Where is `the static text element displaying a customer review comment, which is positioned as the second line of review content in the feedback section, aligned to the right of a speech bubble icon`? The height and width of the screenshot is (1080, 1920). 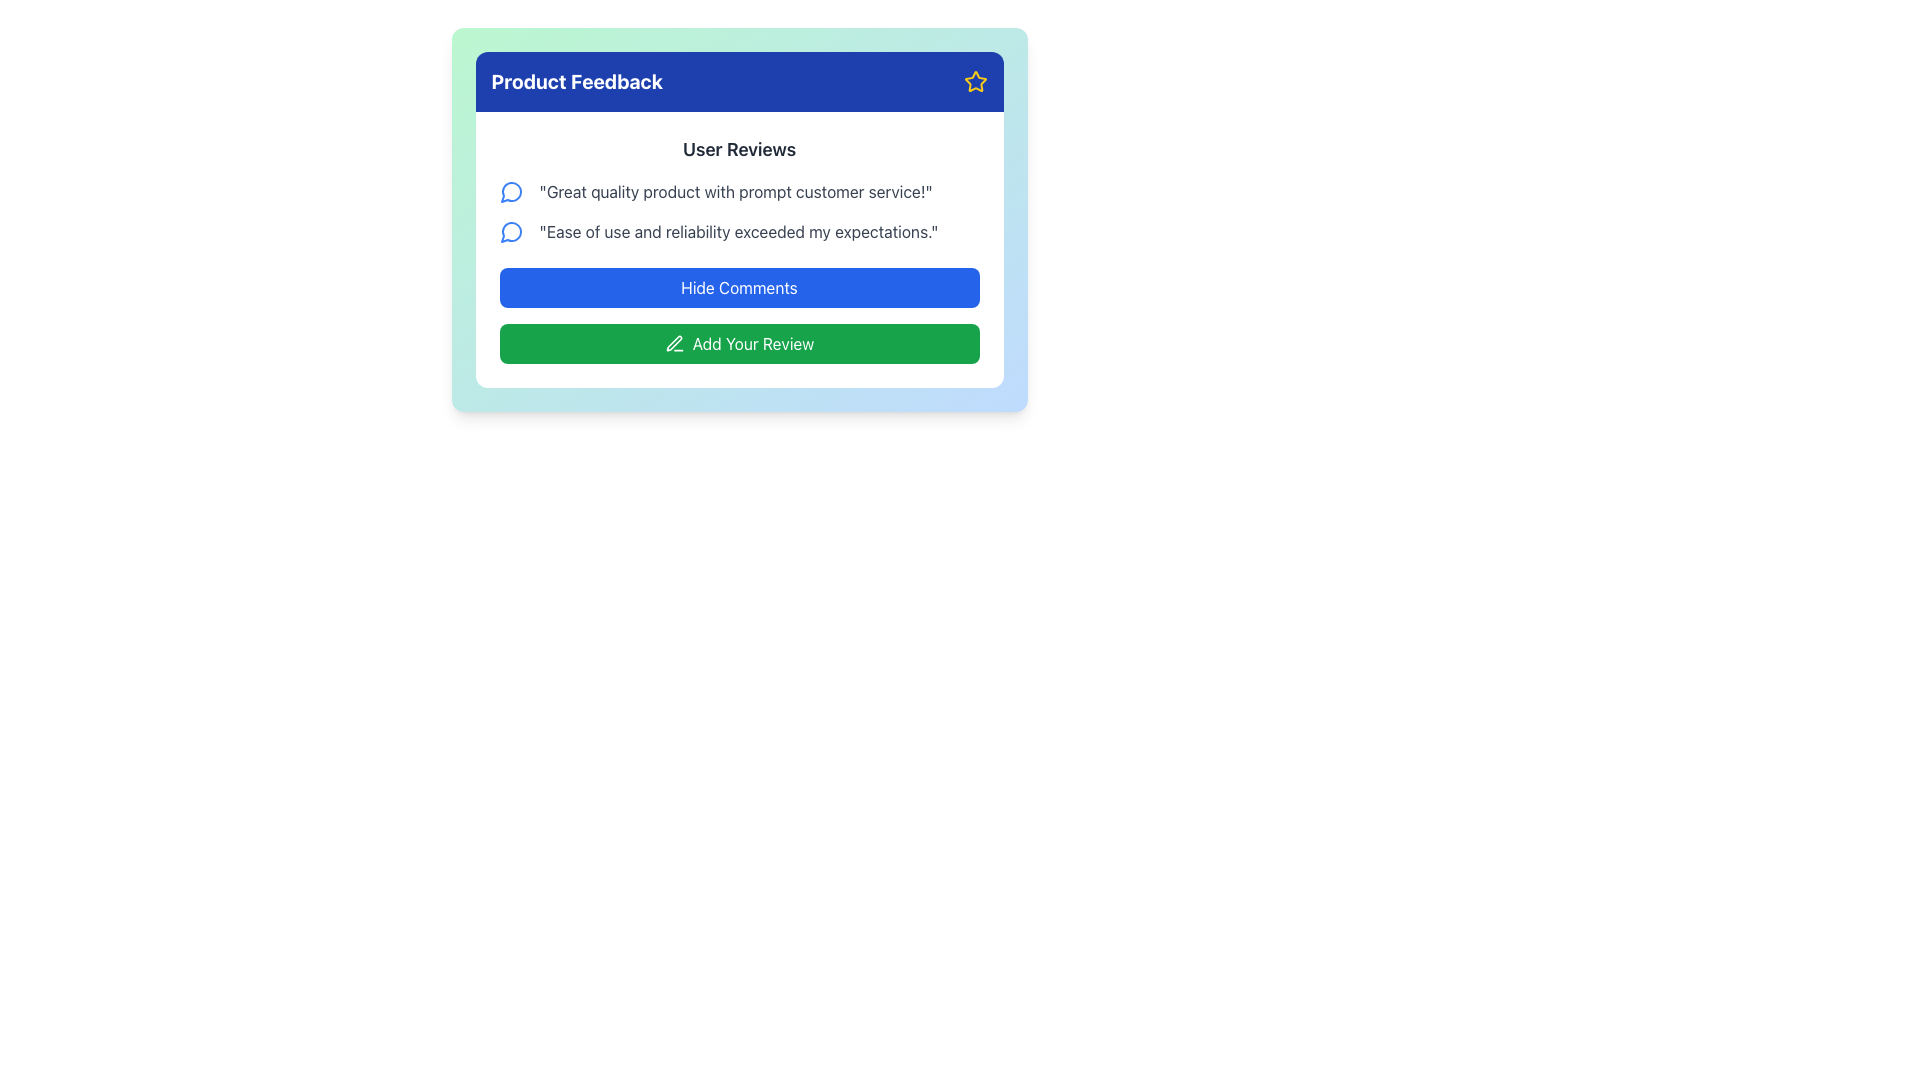
the static text element displaying a customer review comment, which is positioned as the second line of review content in the feedback section, aligned to the right of a speech bubble icon is located at coordinates (738, 230).